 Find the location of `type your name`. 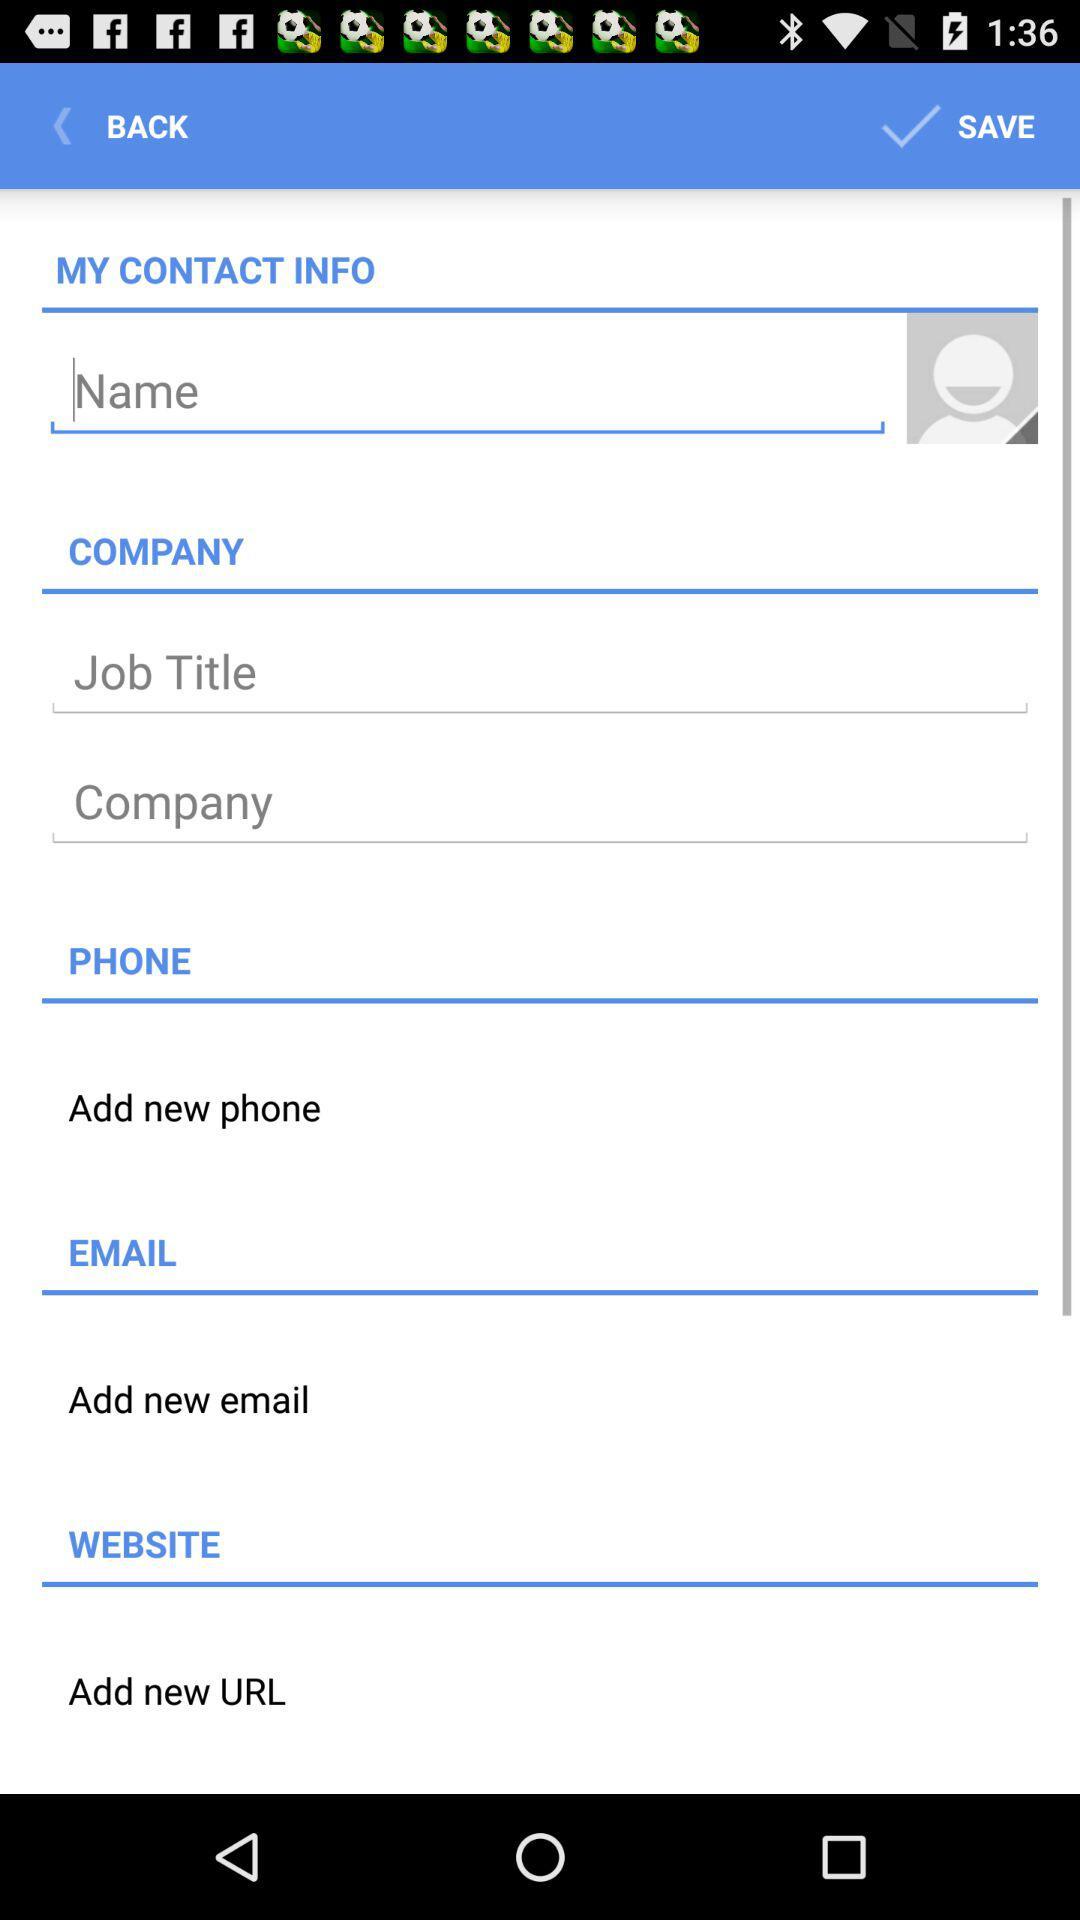

type your name is located at coordinates (467, 390).